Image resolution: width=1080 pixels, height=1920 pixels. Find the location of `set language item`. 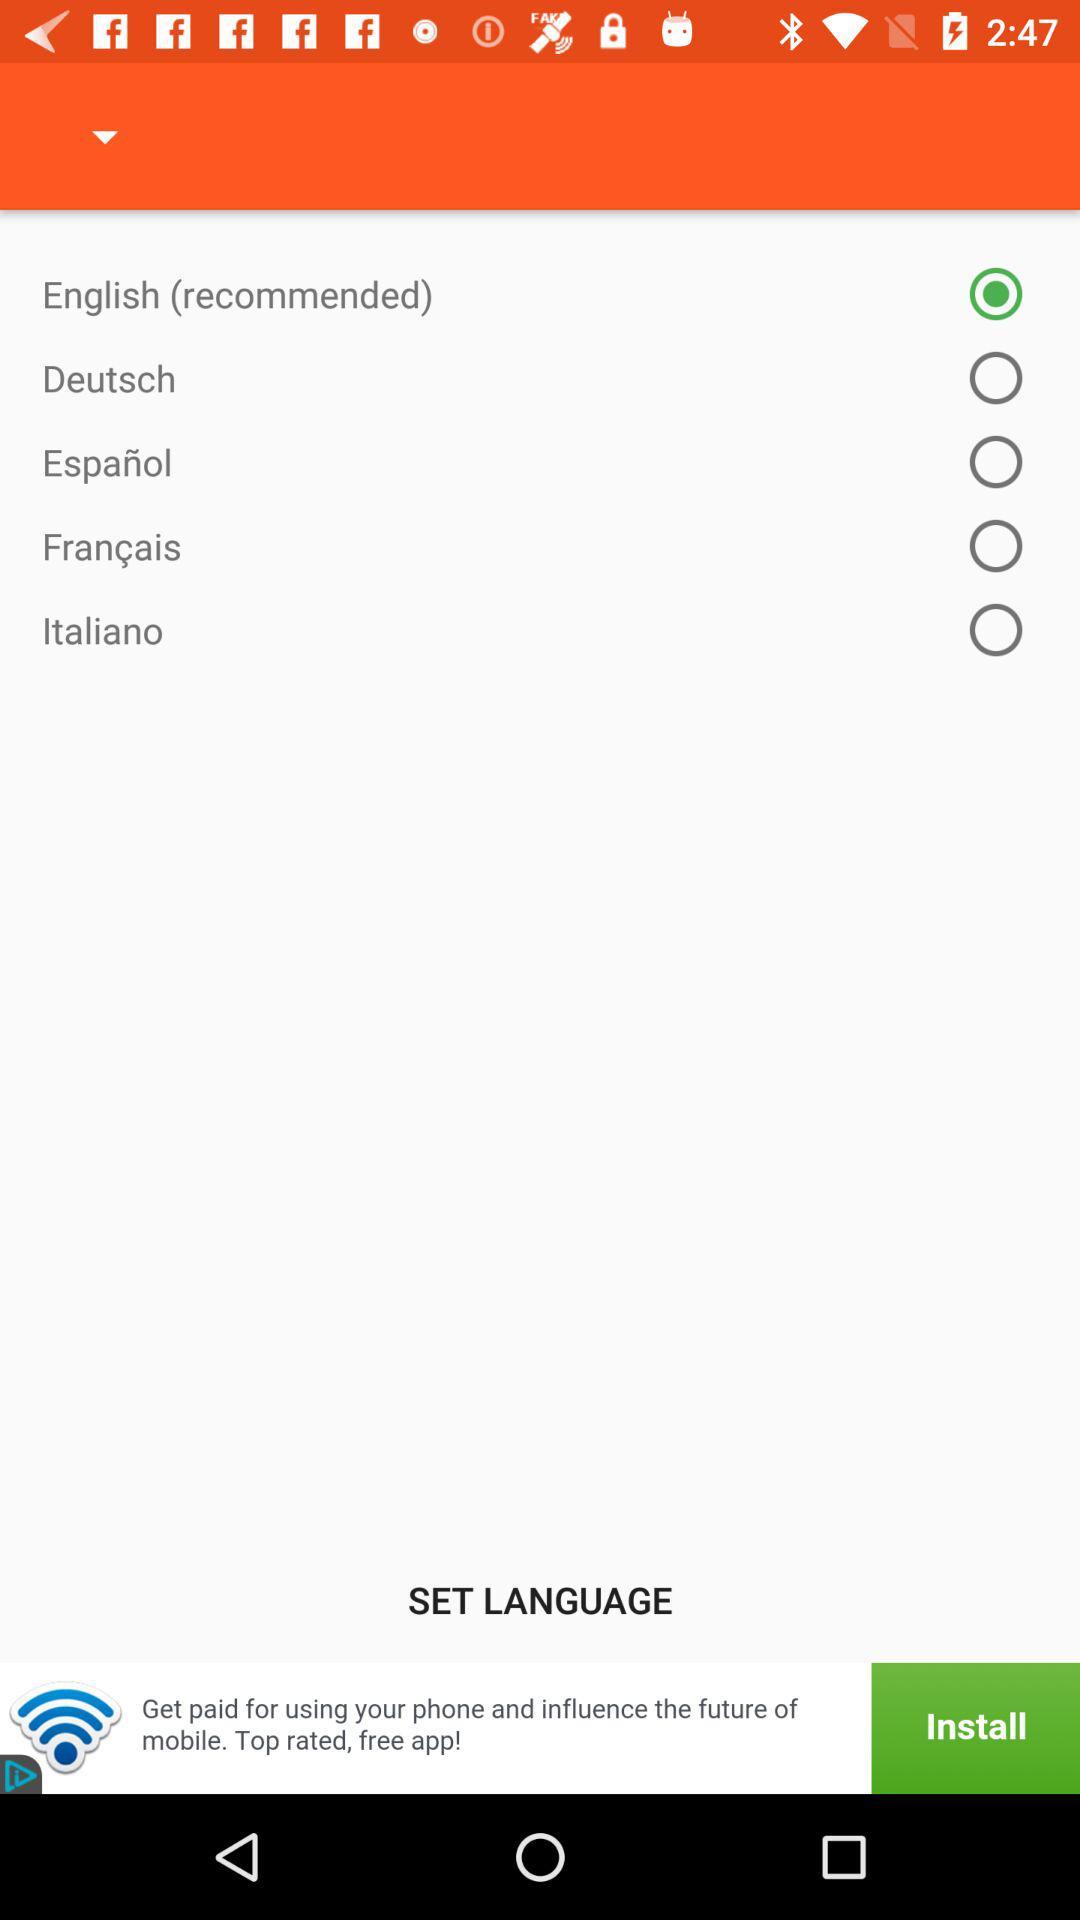

set language item is located at coordinates (540, 1598).